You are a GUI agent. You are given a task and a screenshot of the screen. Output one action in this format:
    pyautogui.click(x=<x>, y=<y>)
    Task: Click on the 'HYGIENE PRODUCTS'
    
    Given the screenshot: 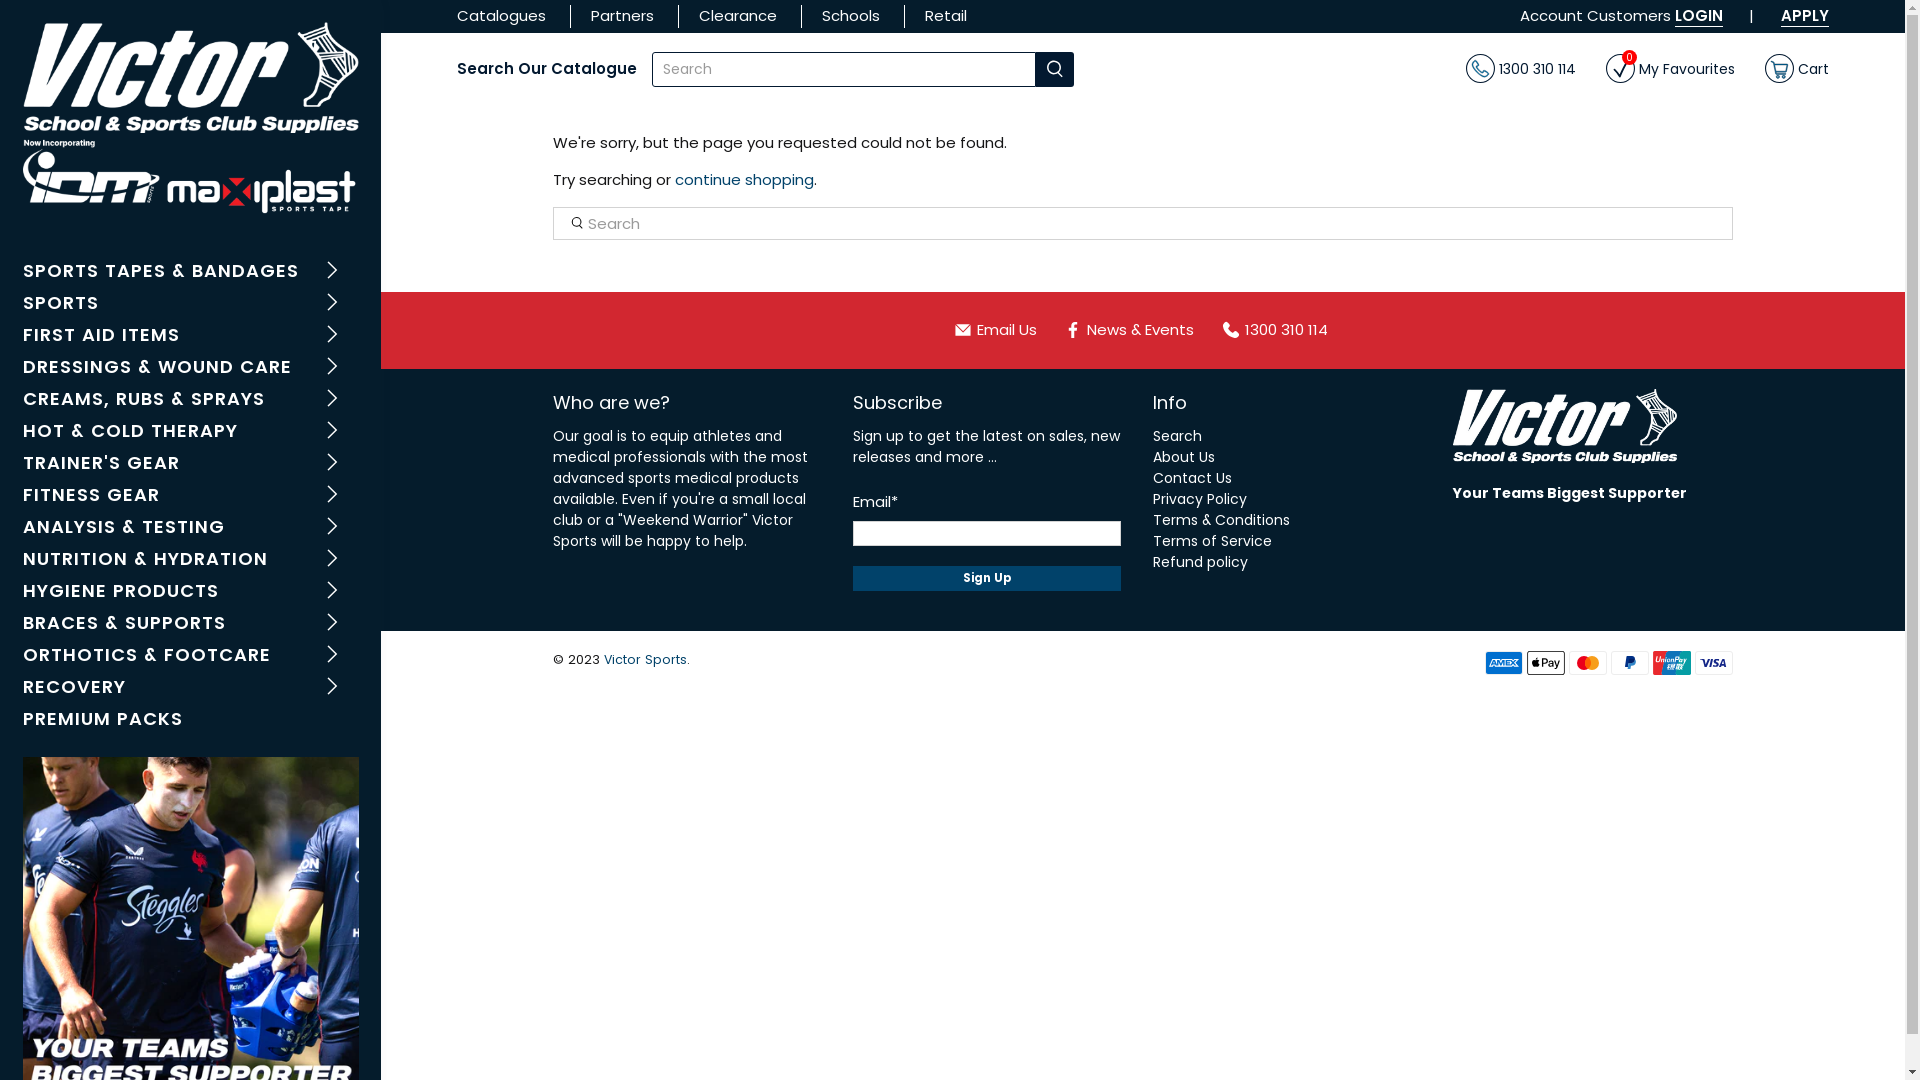 What is the action you would take?
    pyautogui.click(x=190, y=592)
    